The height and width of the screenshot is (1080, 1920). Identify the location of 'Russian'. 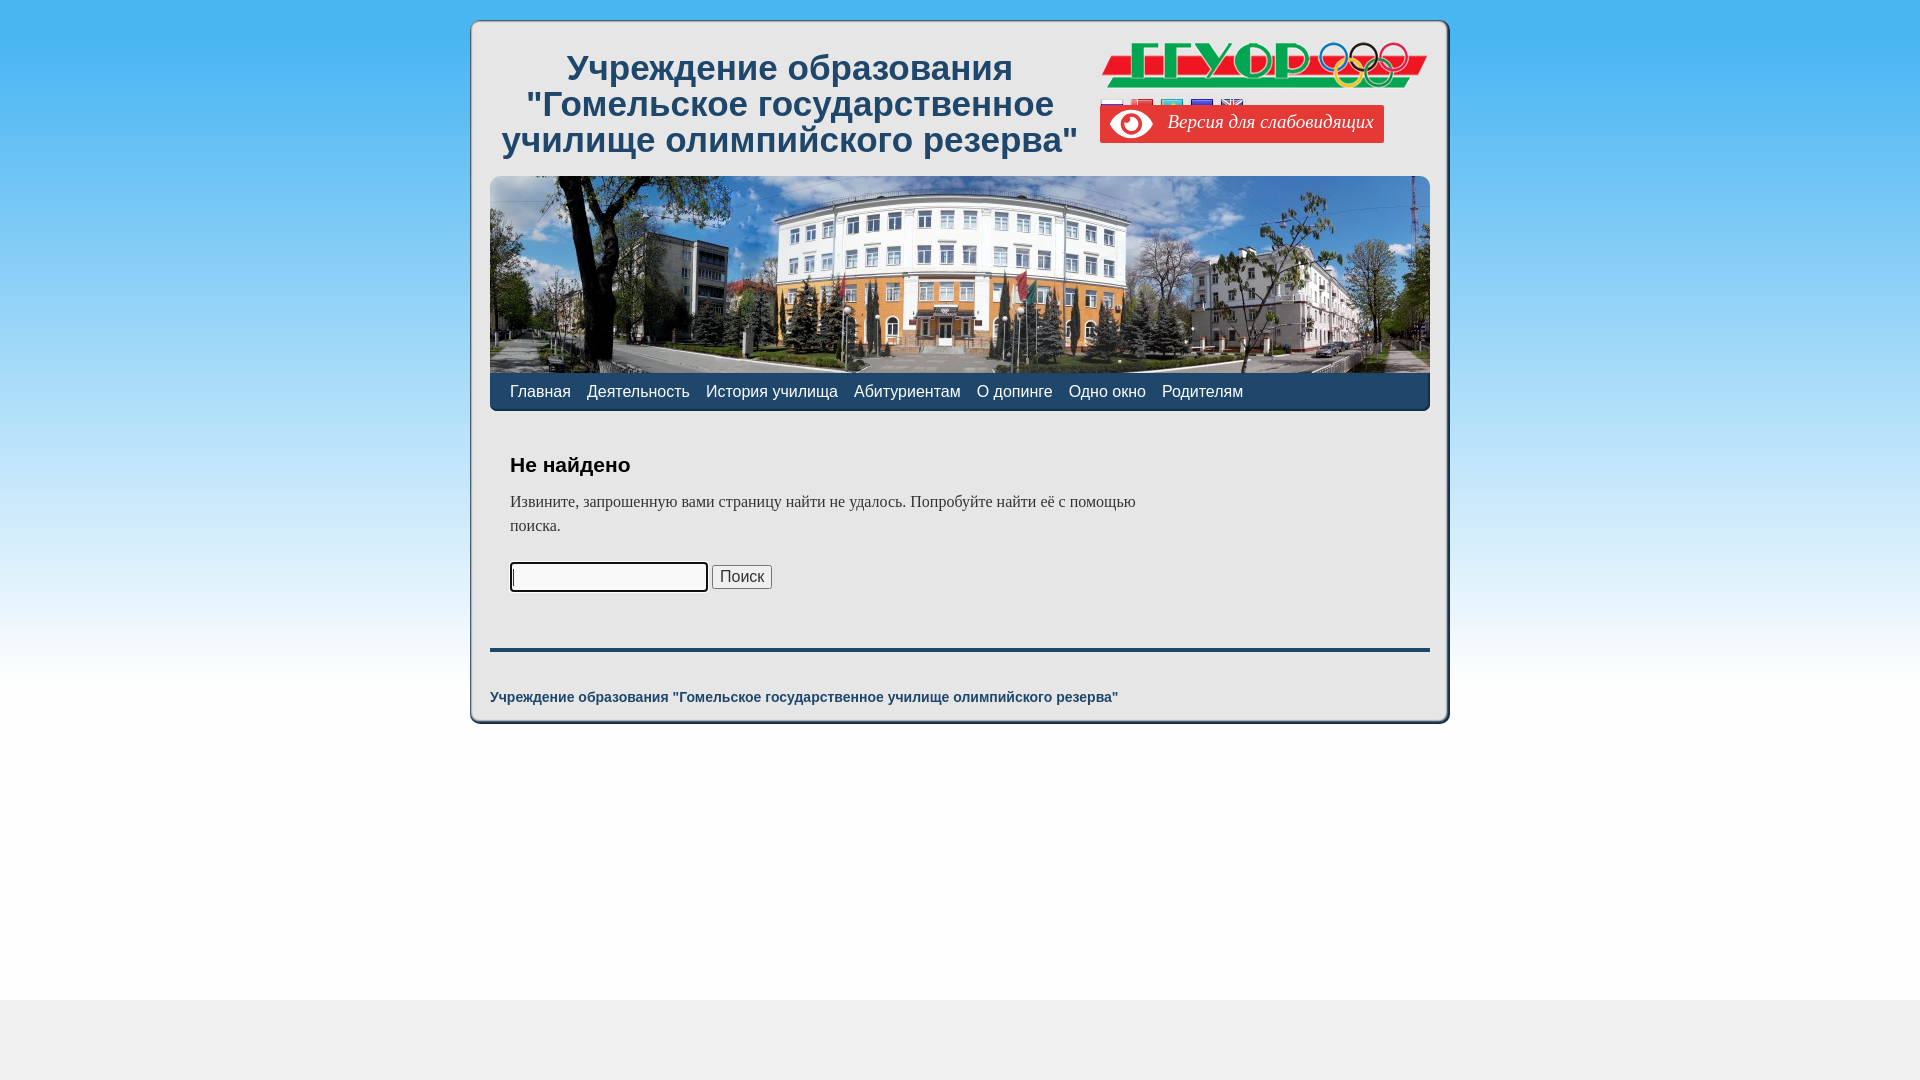
(1111, 108).